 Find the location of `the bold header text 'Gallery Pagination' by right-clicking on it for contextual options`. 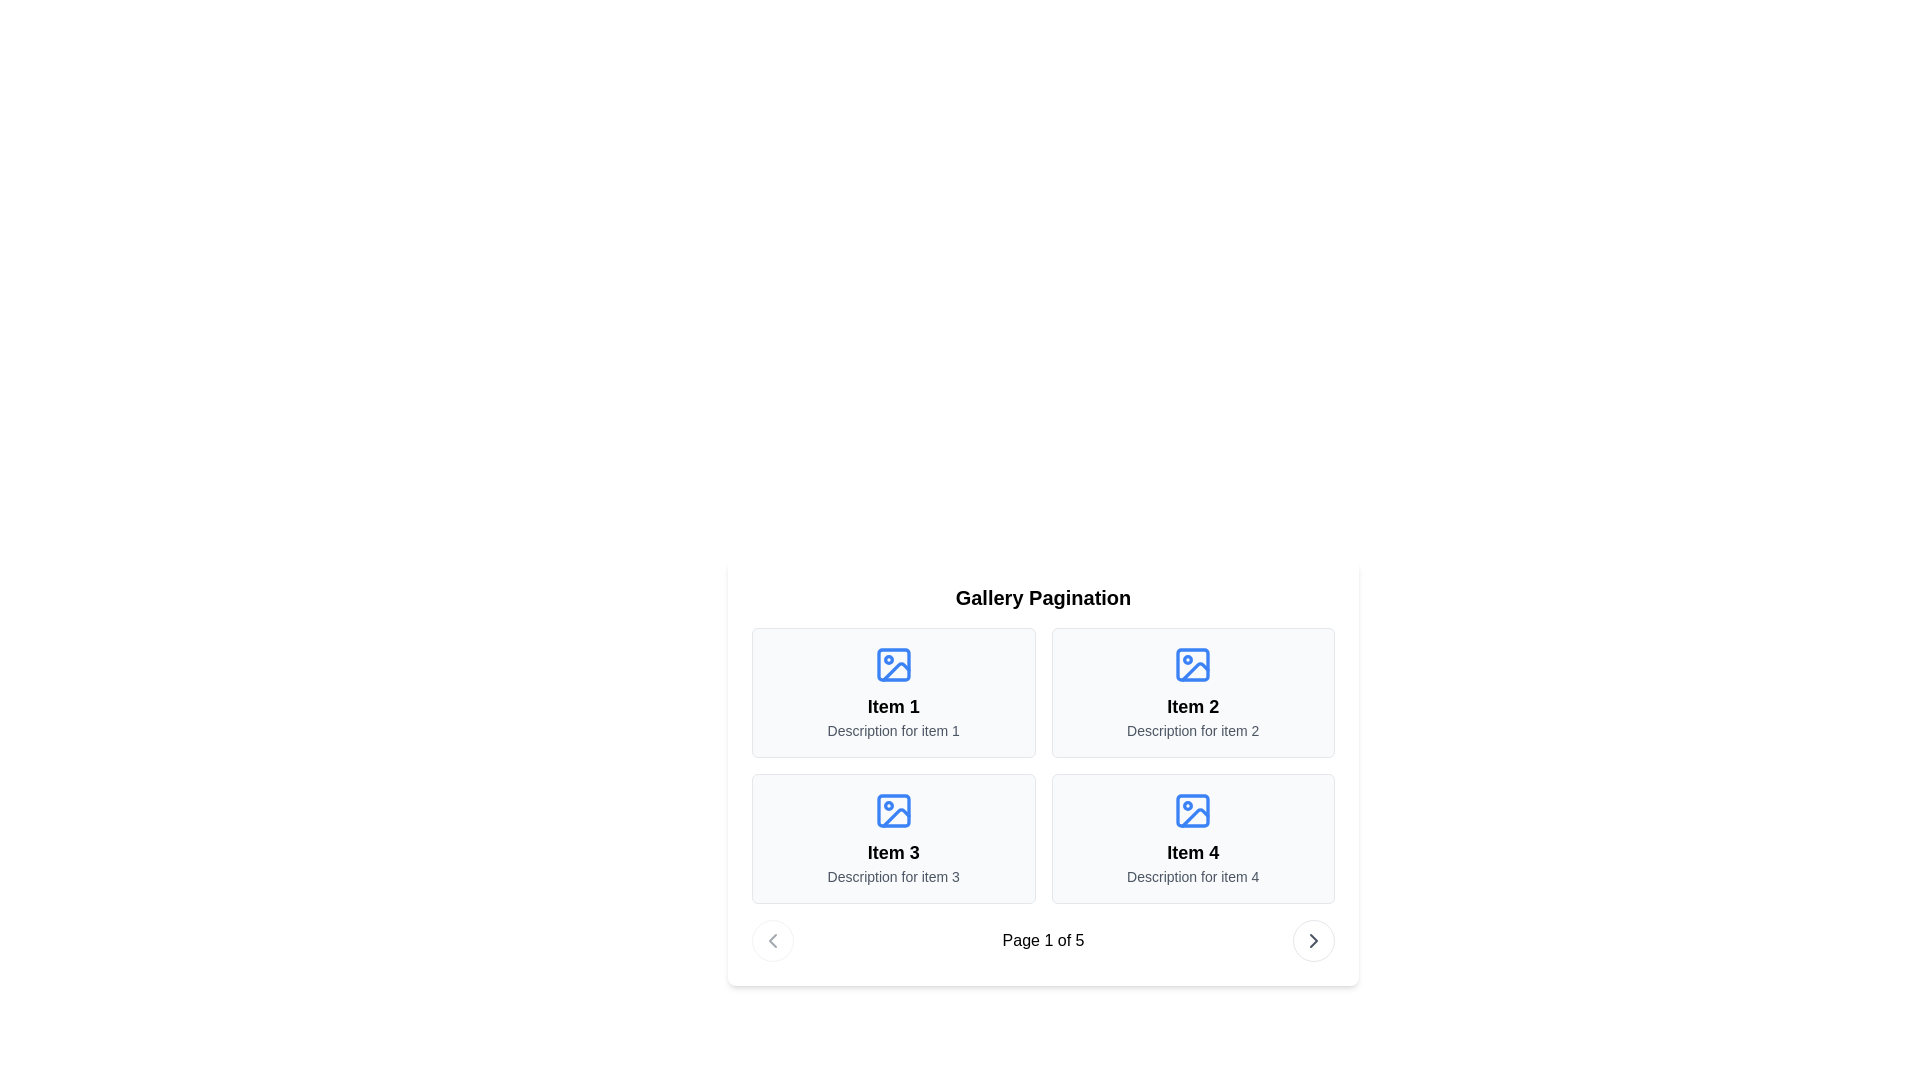

the bold header text 'Gallery Pagination' by right-clicking on it for contextual options is located at coordinates (1042, 596).